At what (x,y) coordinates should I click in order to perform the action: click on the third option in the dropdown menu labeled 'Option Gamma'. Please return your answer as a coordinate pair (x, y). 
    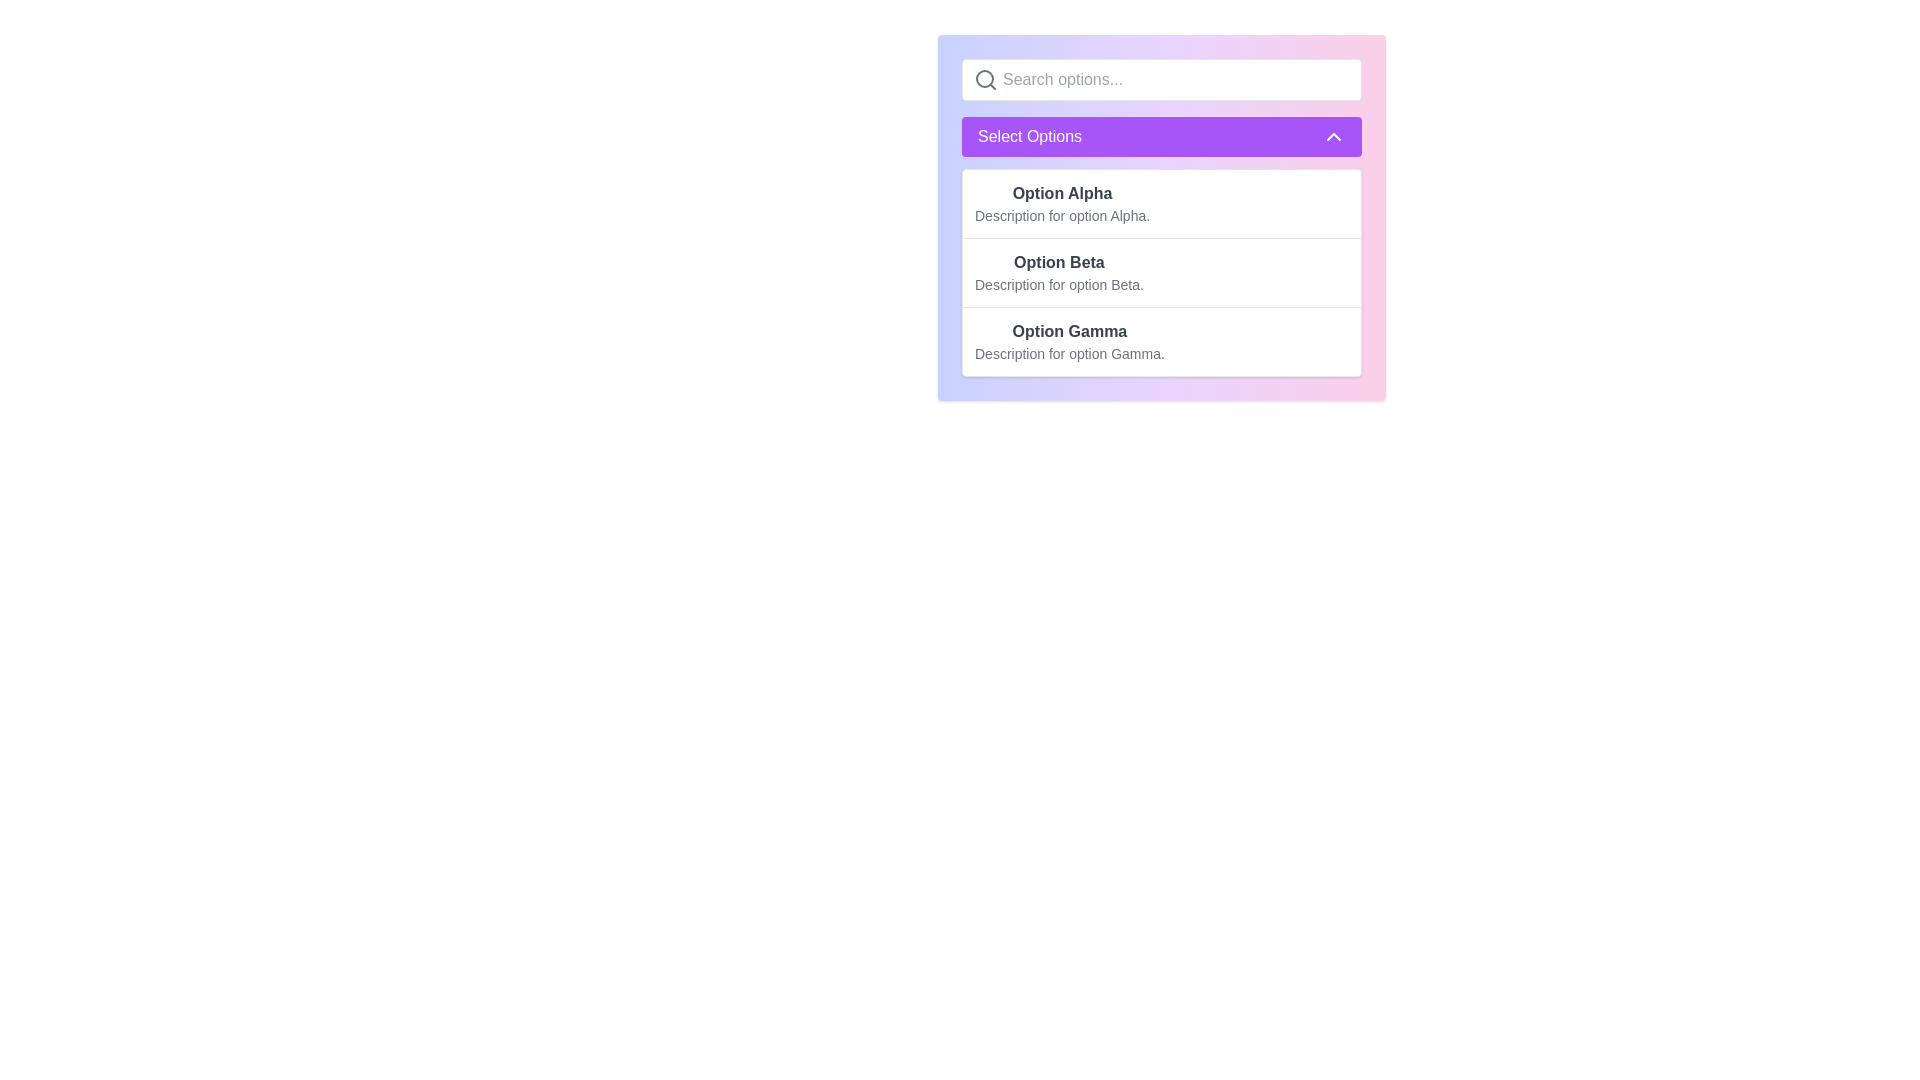
    Looking at the image, I should click on (1161, 339).